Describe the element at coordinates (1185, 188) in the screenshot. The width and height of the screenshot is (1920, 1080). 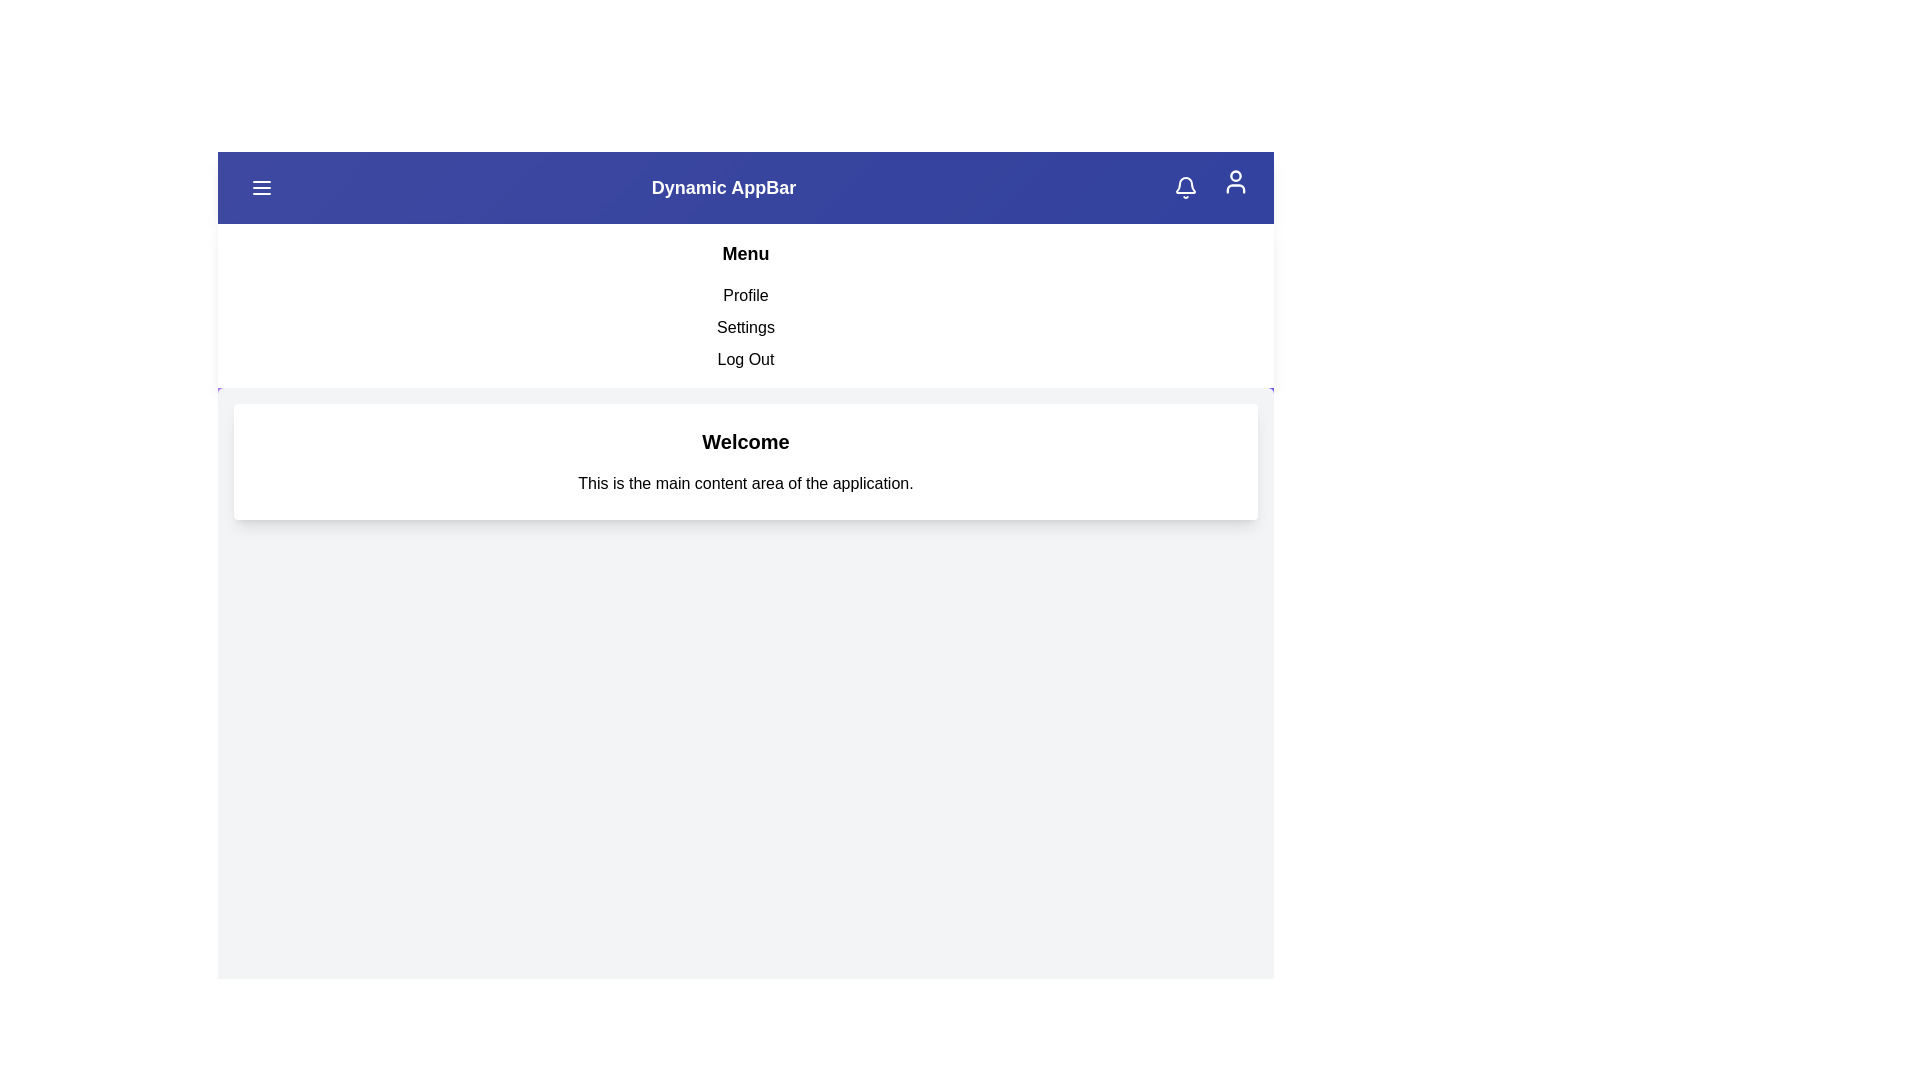
I see `the bell icon to toggle notifications` at that location.